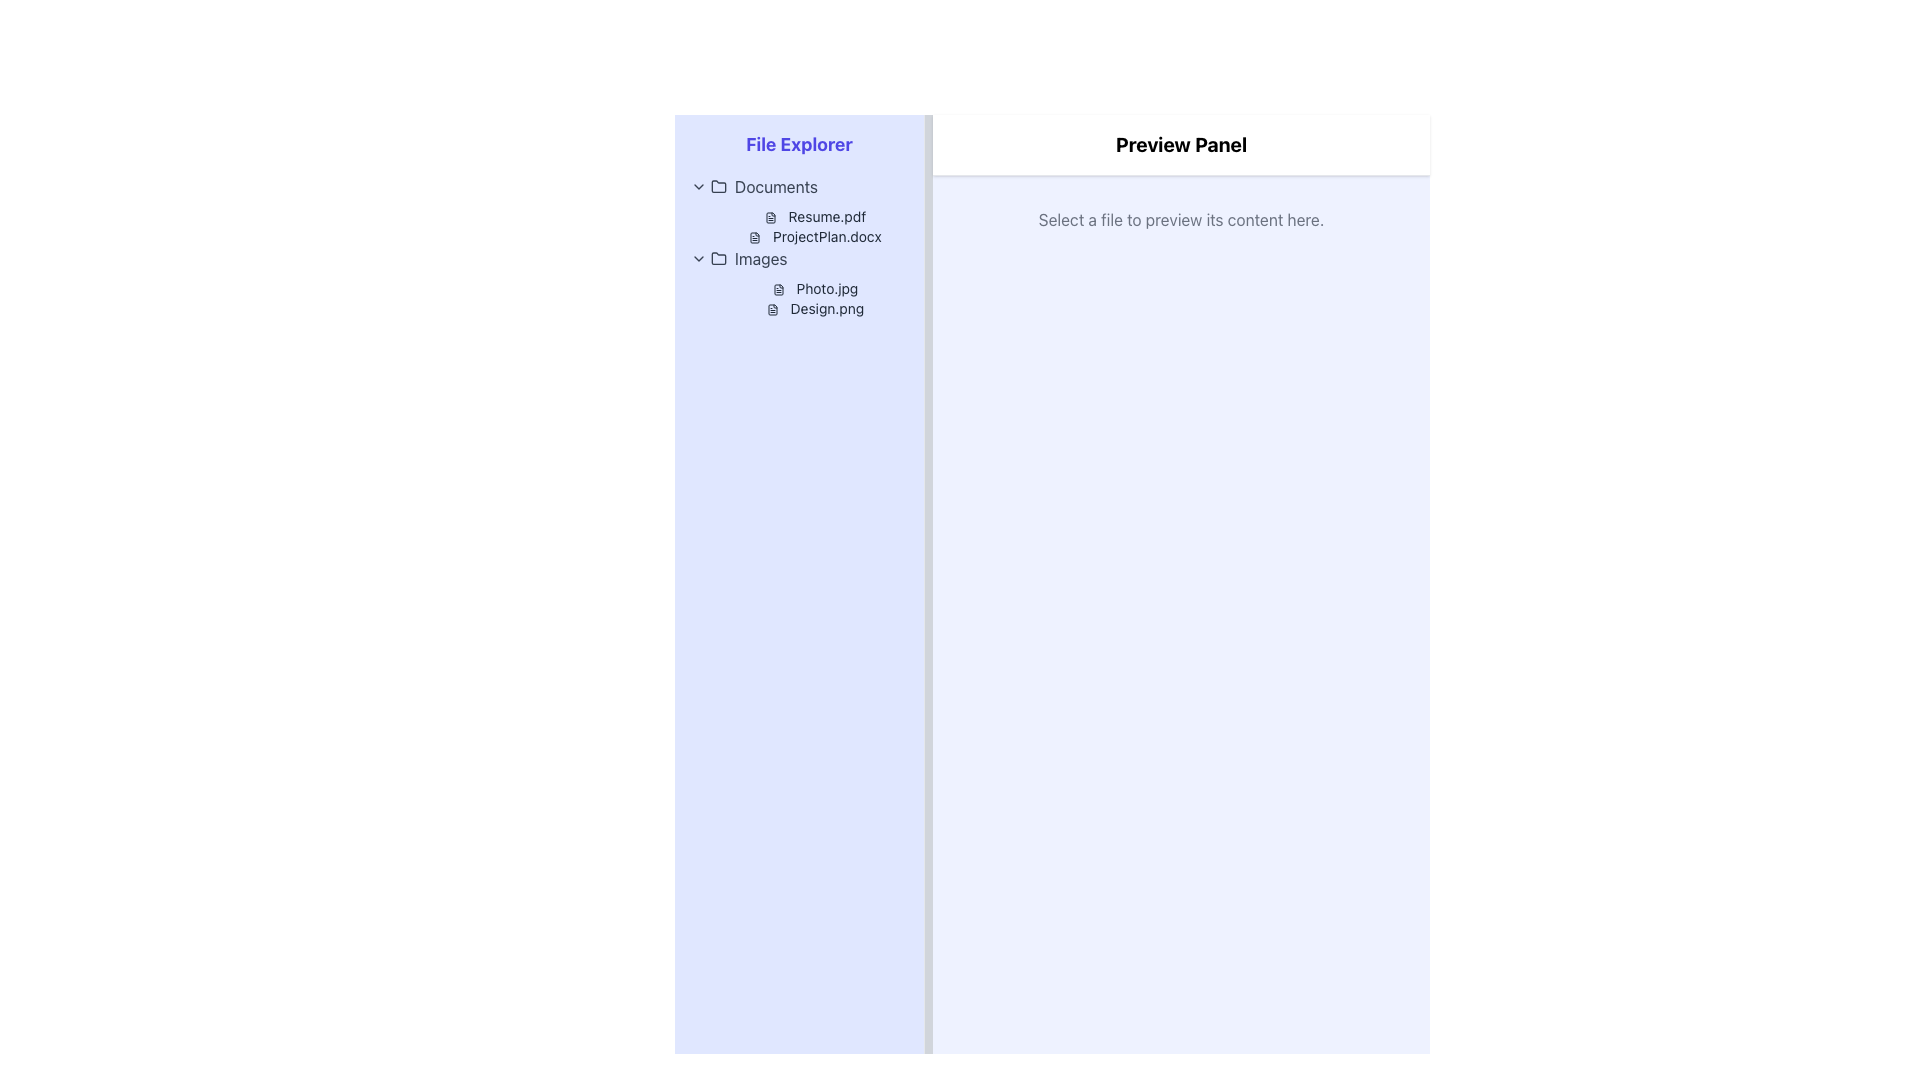  What do you see at coordinates (1181, 219) in the screenshot?
I see `the static text label that informs the user about file selection and content preview in the top region of the preview panel` at bounding box center [1181, 219].